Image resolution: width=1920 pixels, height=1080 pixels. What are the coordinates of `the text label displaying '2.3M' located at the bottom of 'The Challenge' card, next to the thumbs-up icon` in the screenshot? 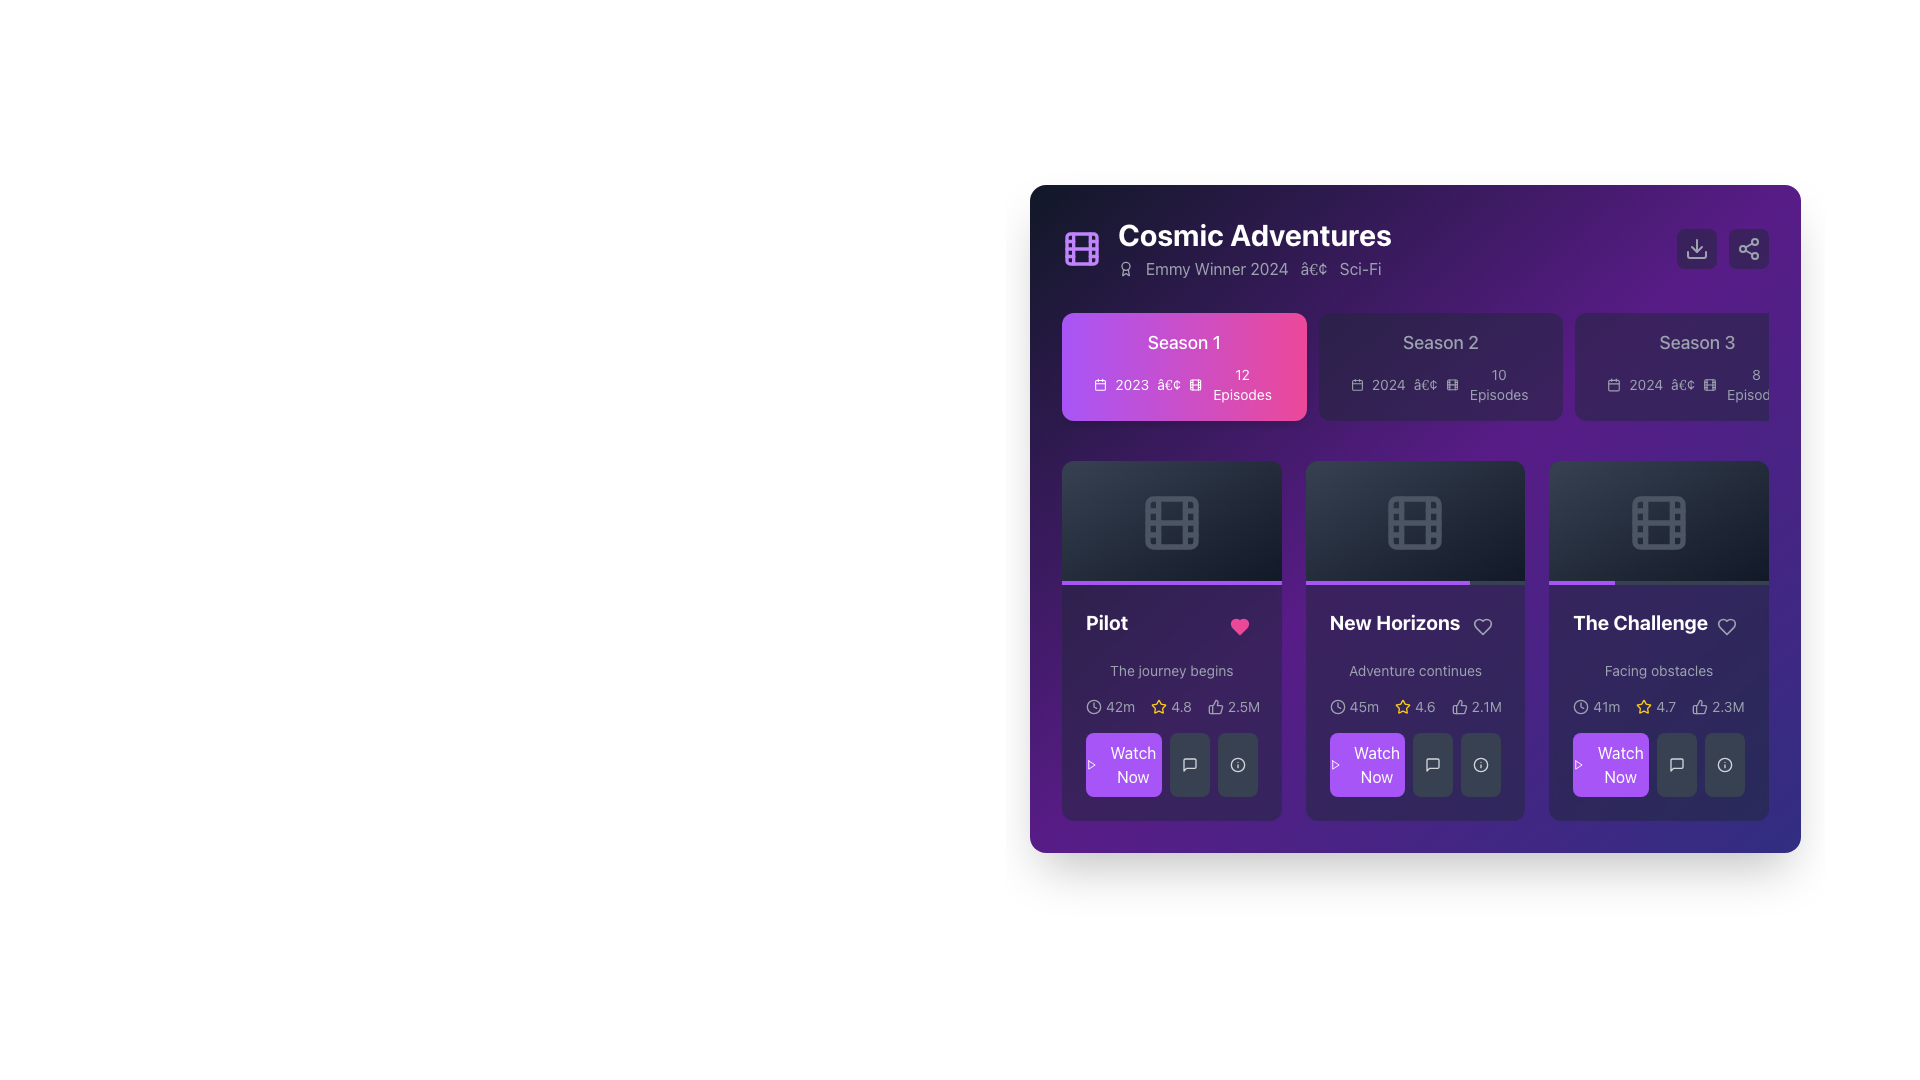 It's located at (1727, 705).